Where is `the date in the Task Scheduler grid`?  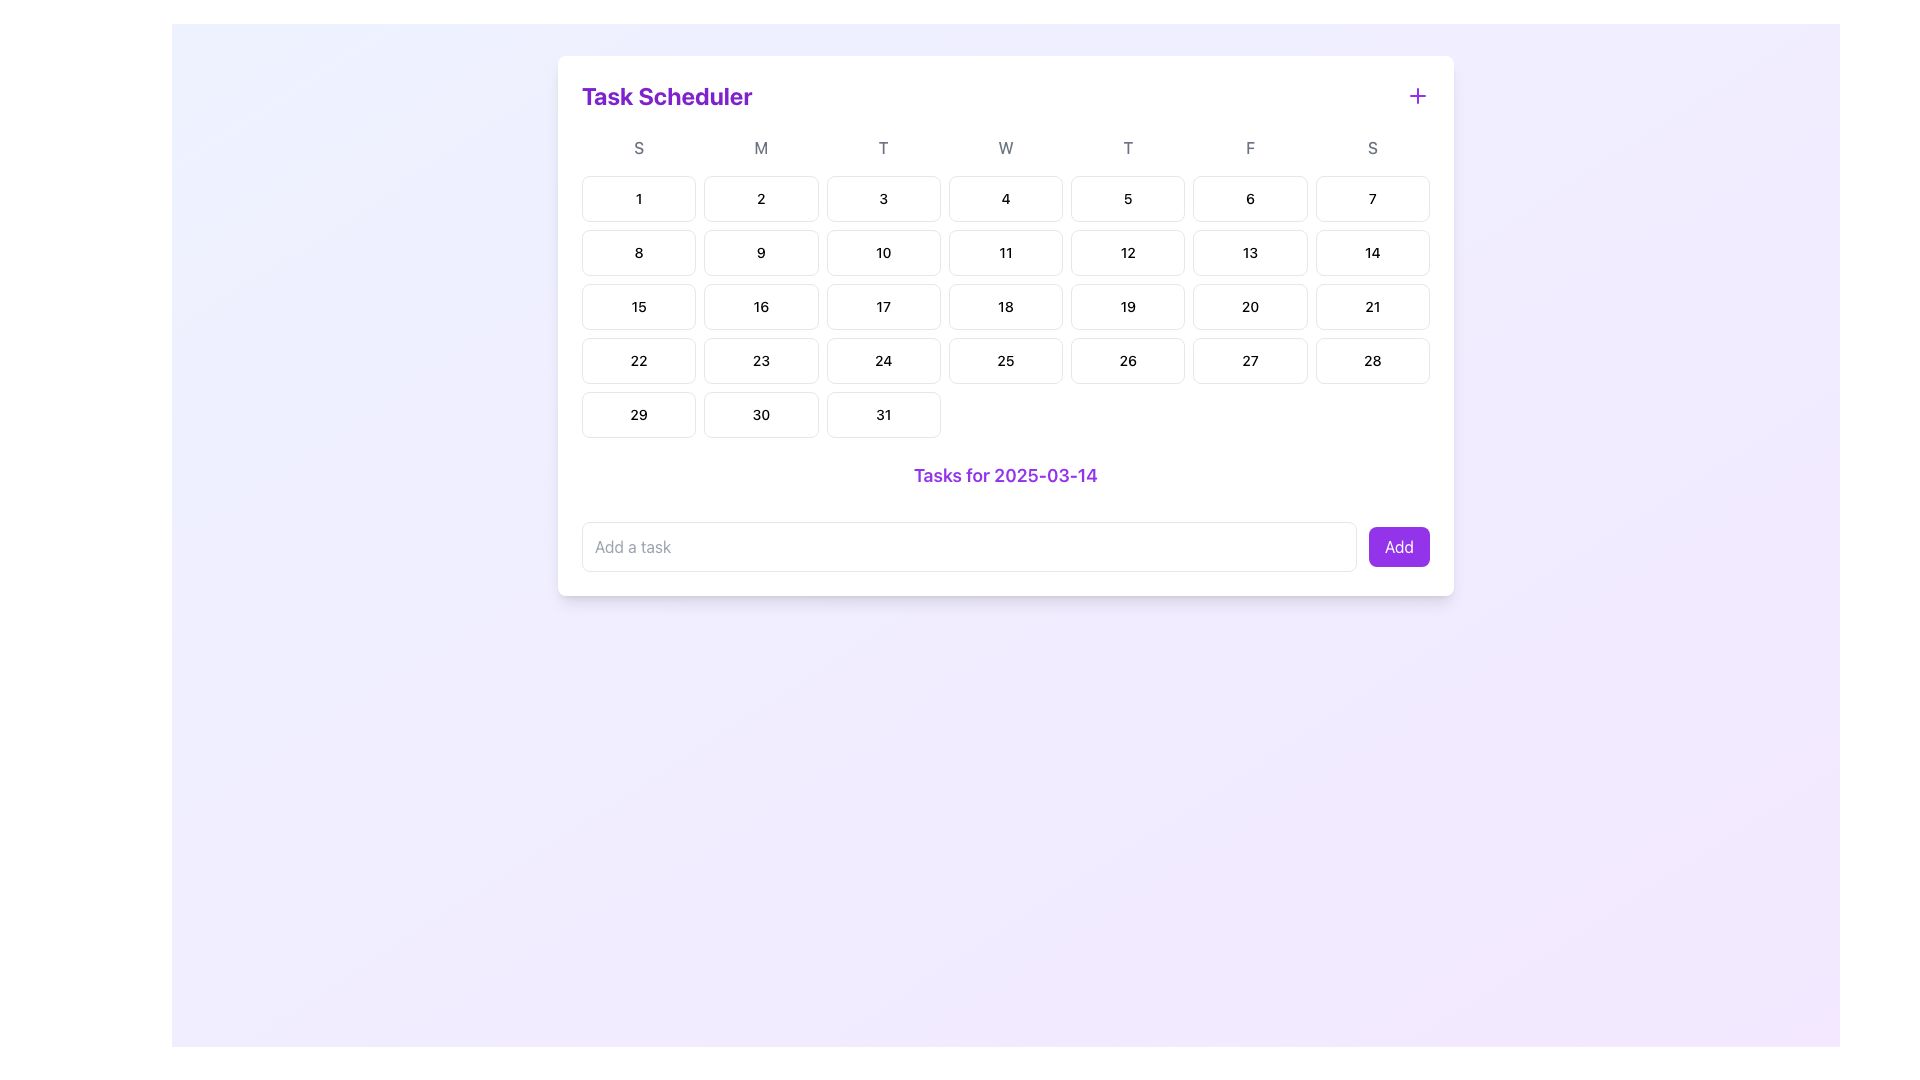 the date in the Task Scheduler grid is located at coordinates (1006, 307).